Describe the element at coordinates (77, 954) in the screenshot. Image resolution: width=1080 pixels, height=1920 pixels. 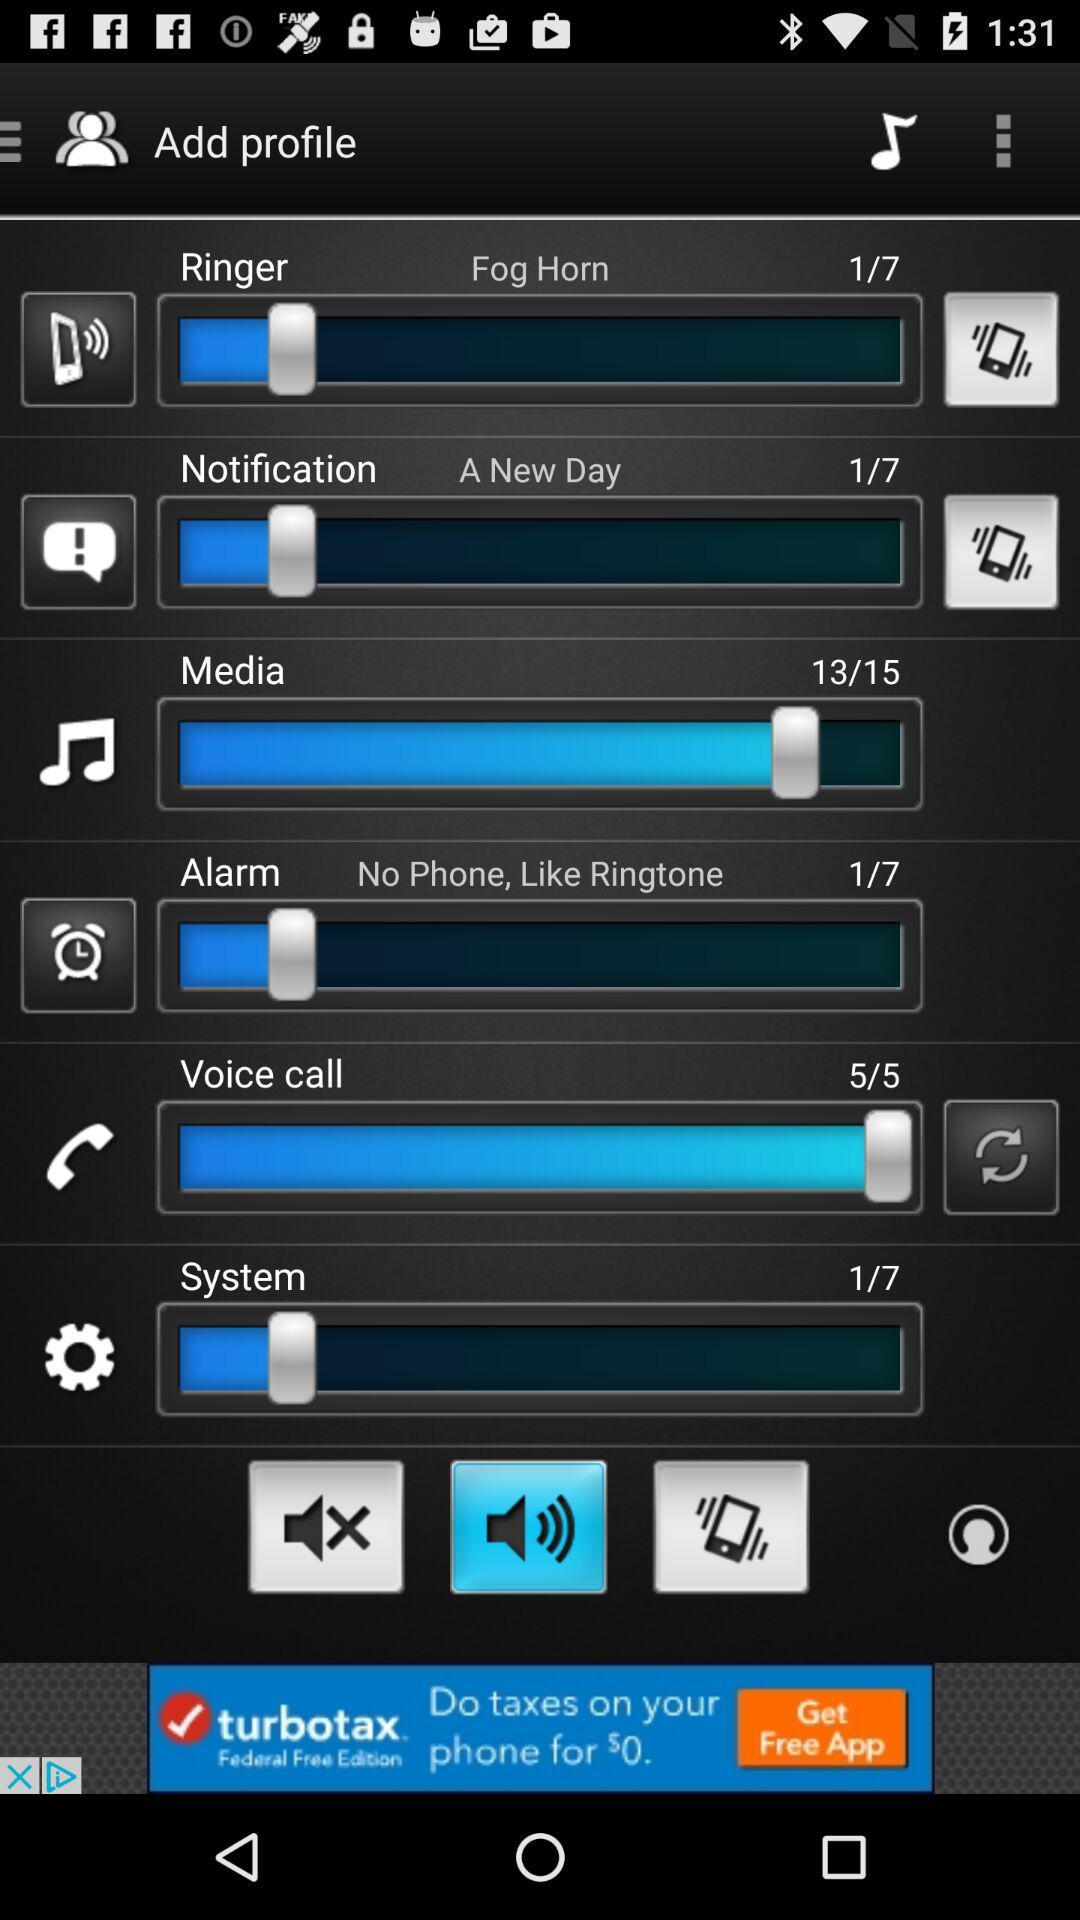
I see `open alarm` at that location.